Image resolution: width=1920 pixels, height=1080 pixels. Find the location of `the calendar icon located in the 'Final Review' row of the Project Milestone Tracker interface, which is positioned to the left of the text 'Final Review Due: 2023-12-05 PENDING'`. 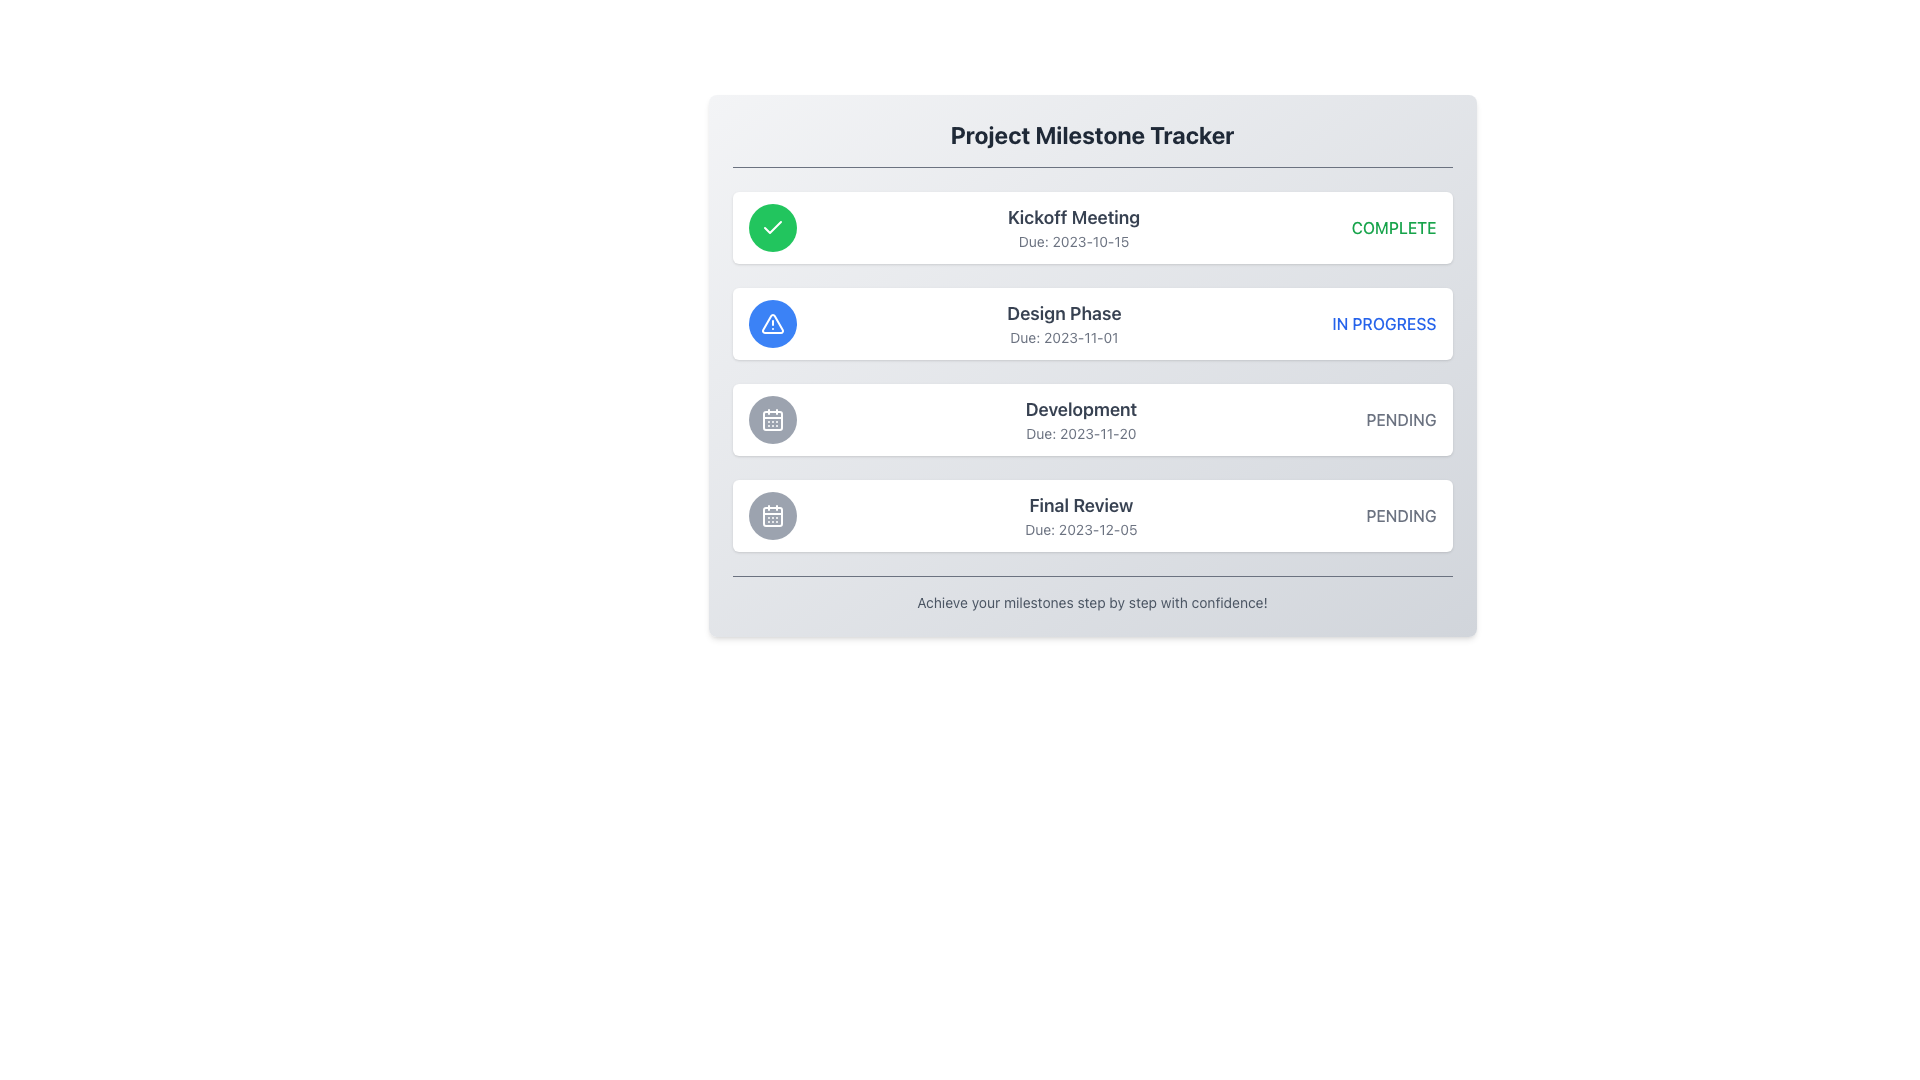

the calendar icon located in the 'Final Review' row of the Project Milestone Tracker interface, which is positioned to the left of the text 'Final Review Due: 2023-12-05 PENDING' is located at coordinates (771, 515).